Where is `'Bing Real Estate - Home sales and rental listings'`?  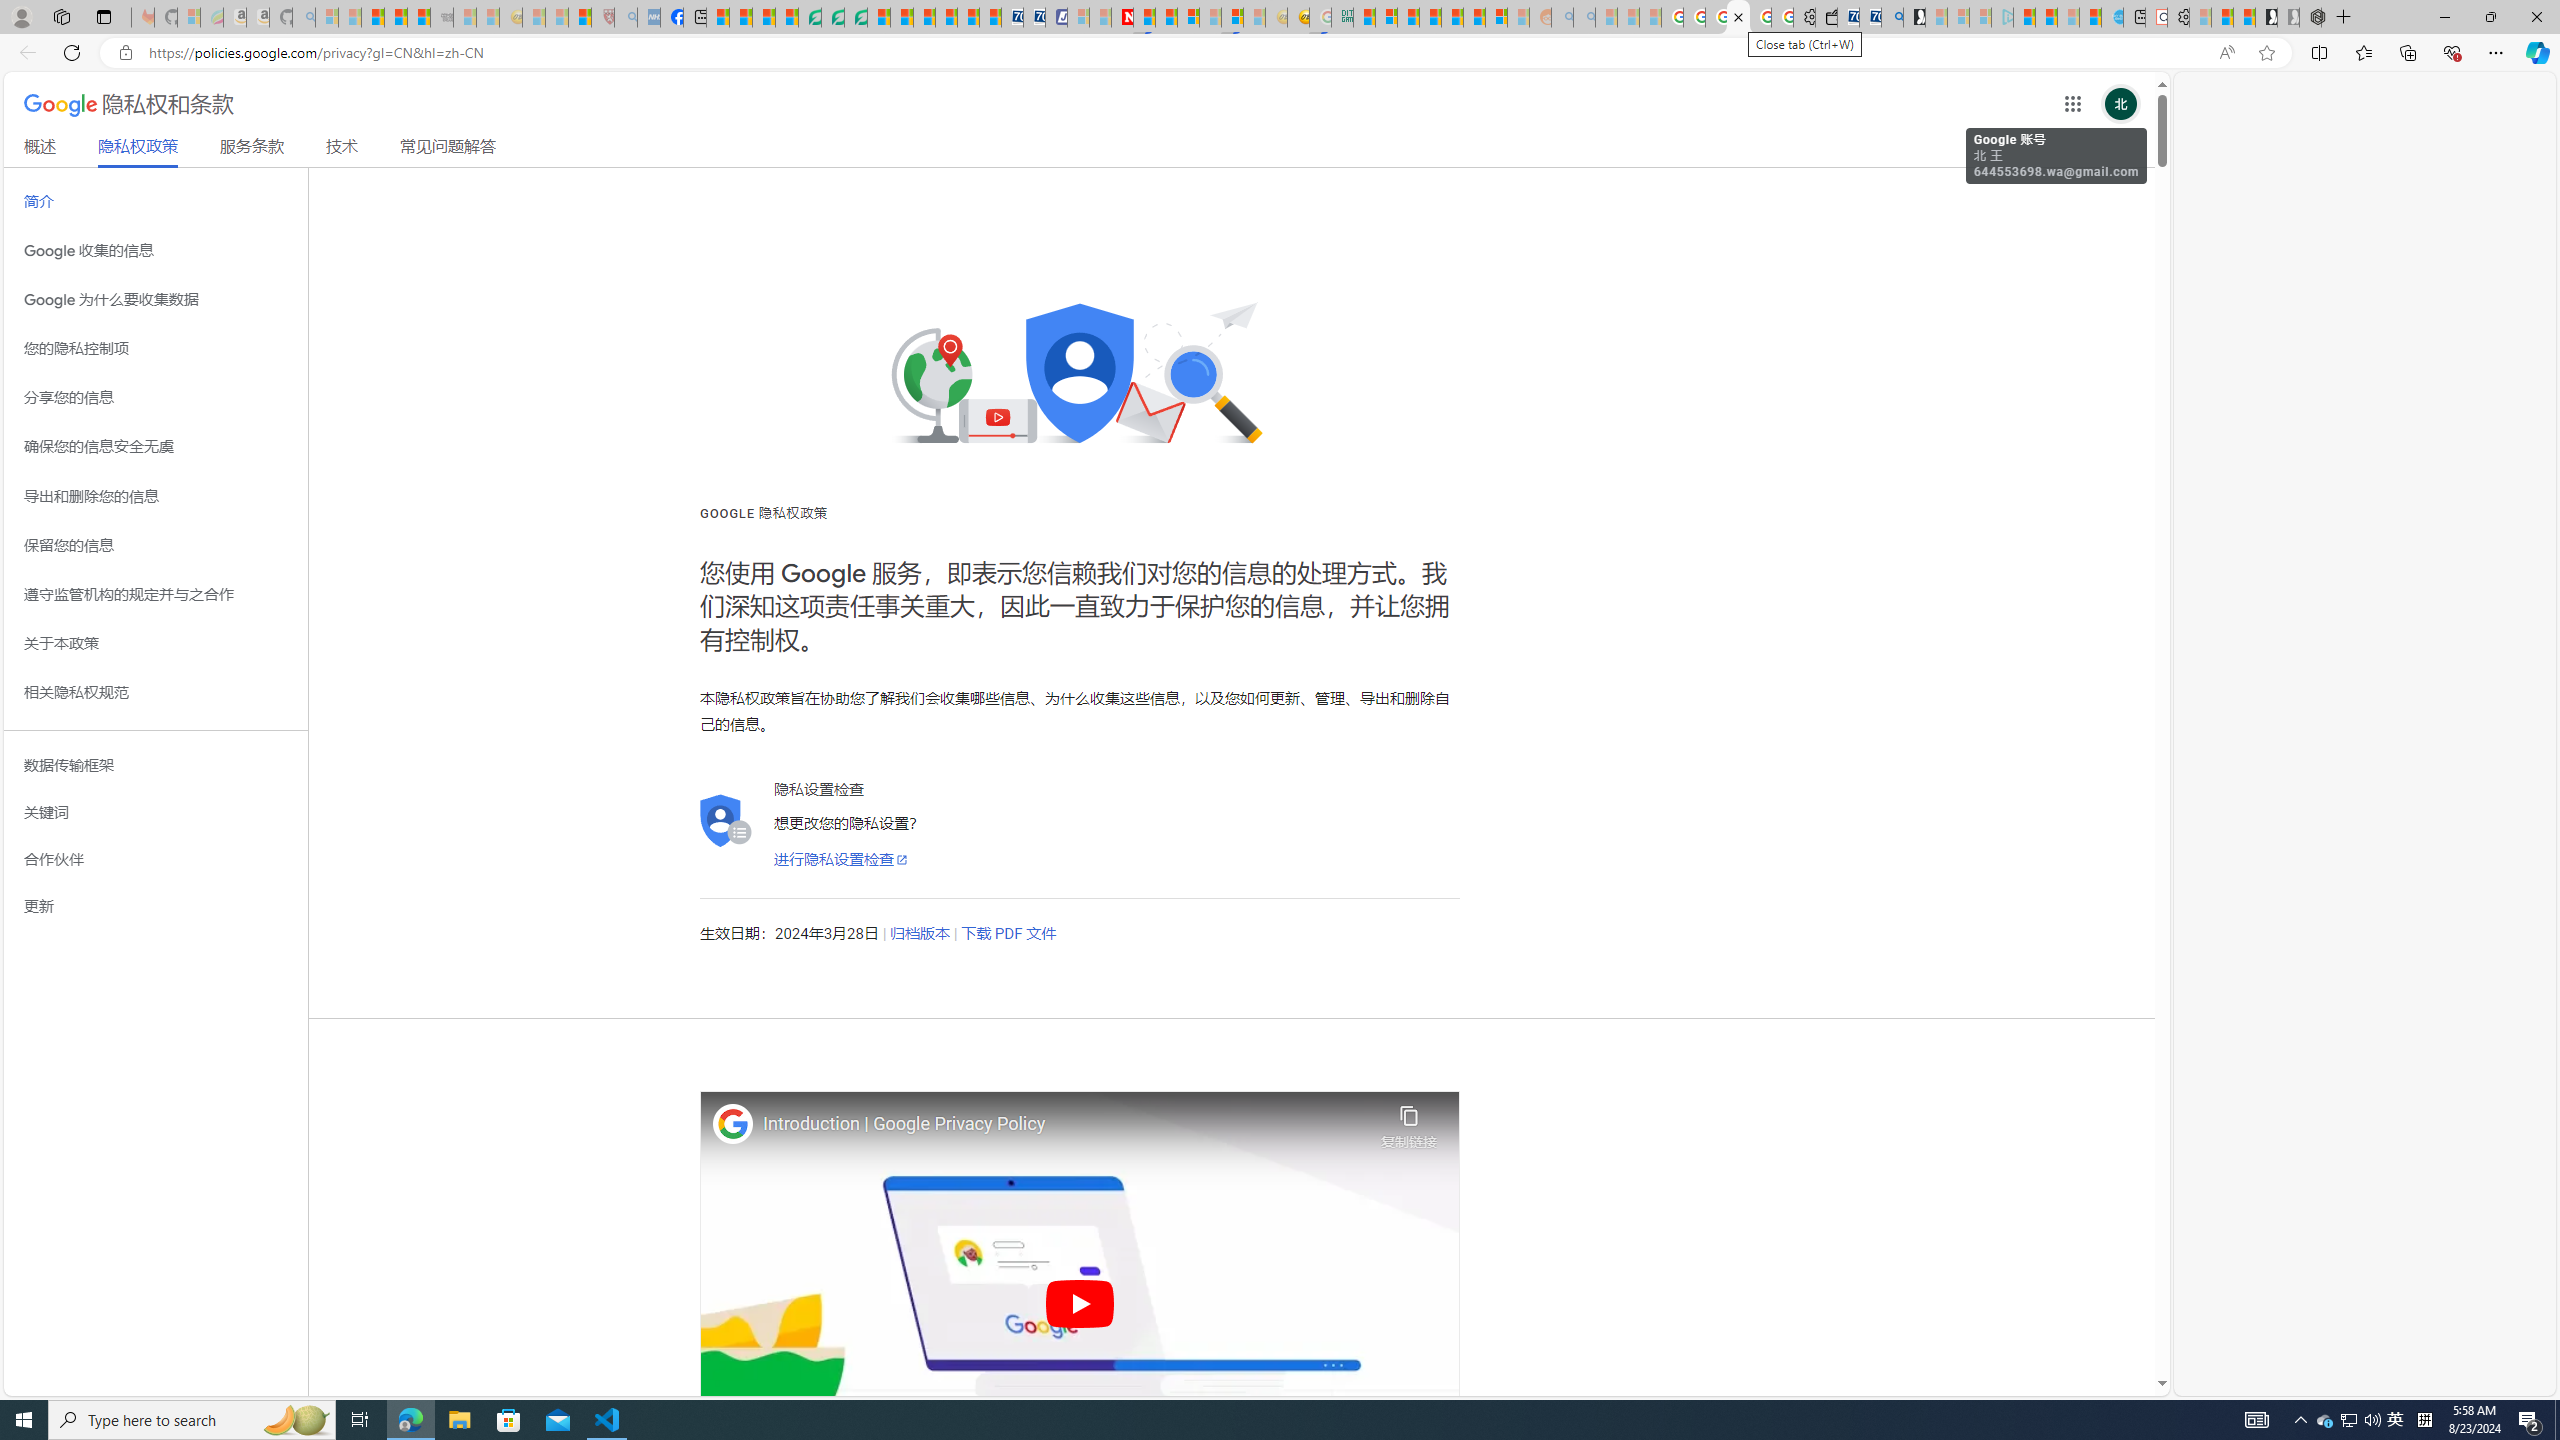
'Bing Real Estate - Home sales and rental listings' is located at coordinates (1892, 16).